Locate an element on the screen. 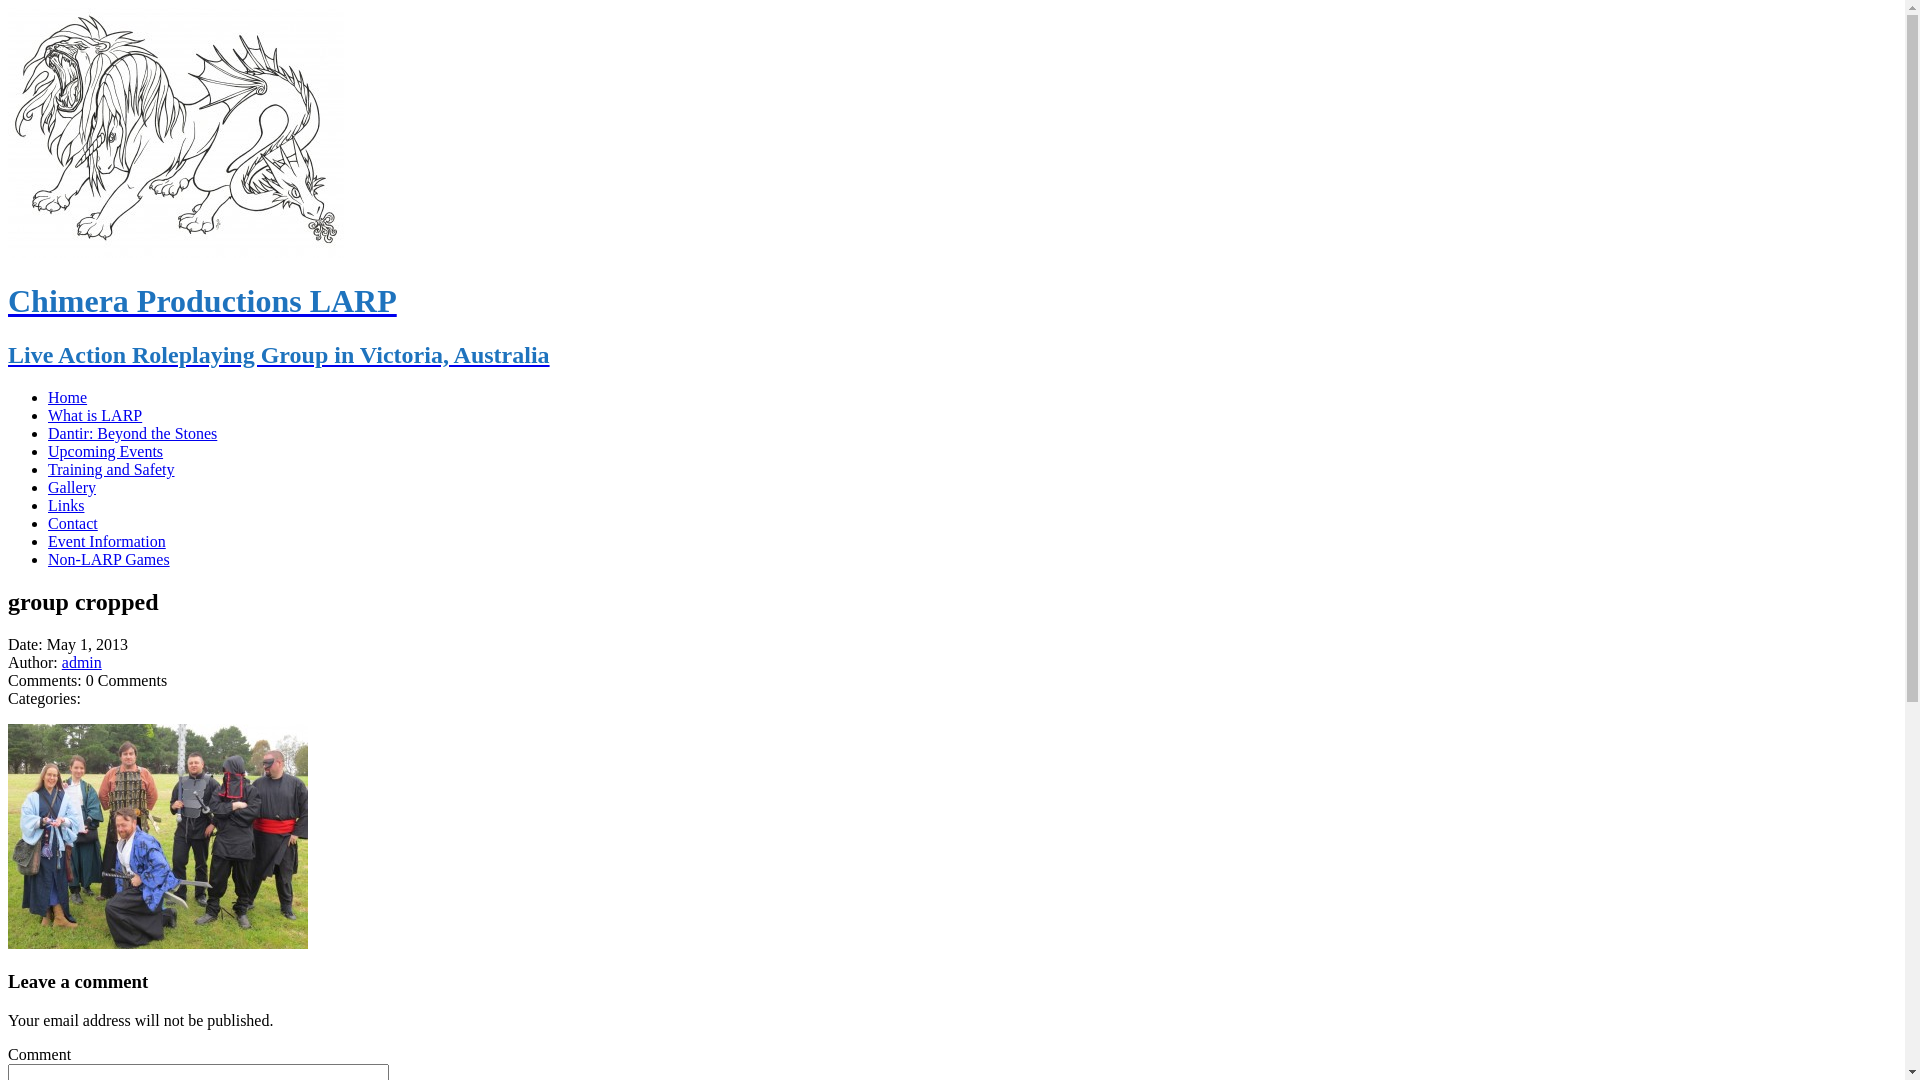 Image resolution: width=1920 pixels, height=1080 pixels. 'Non-LARP Games' is located at coordinates (108, 559).